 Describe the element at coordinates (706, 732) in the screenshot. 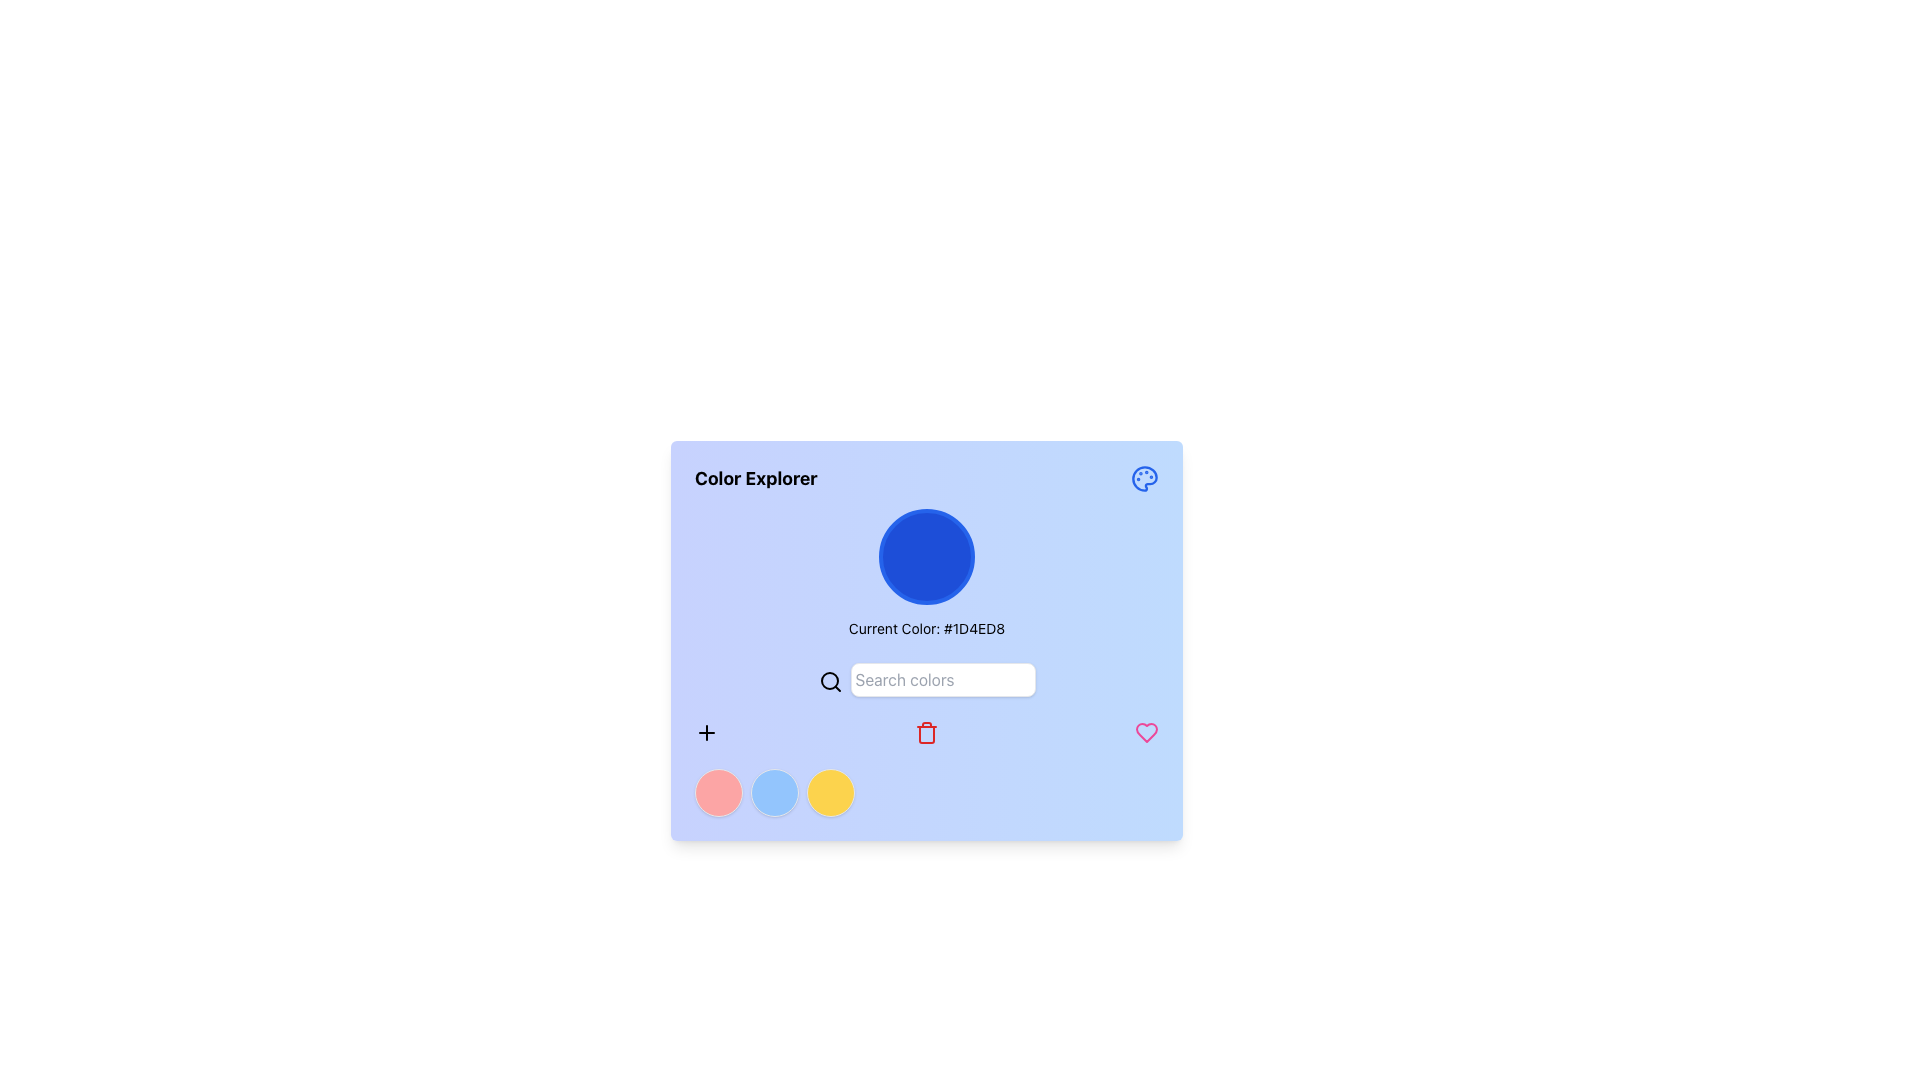

I see `the plus sign button icon located in the lower left section of the interface` at that location.